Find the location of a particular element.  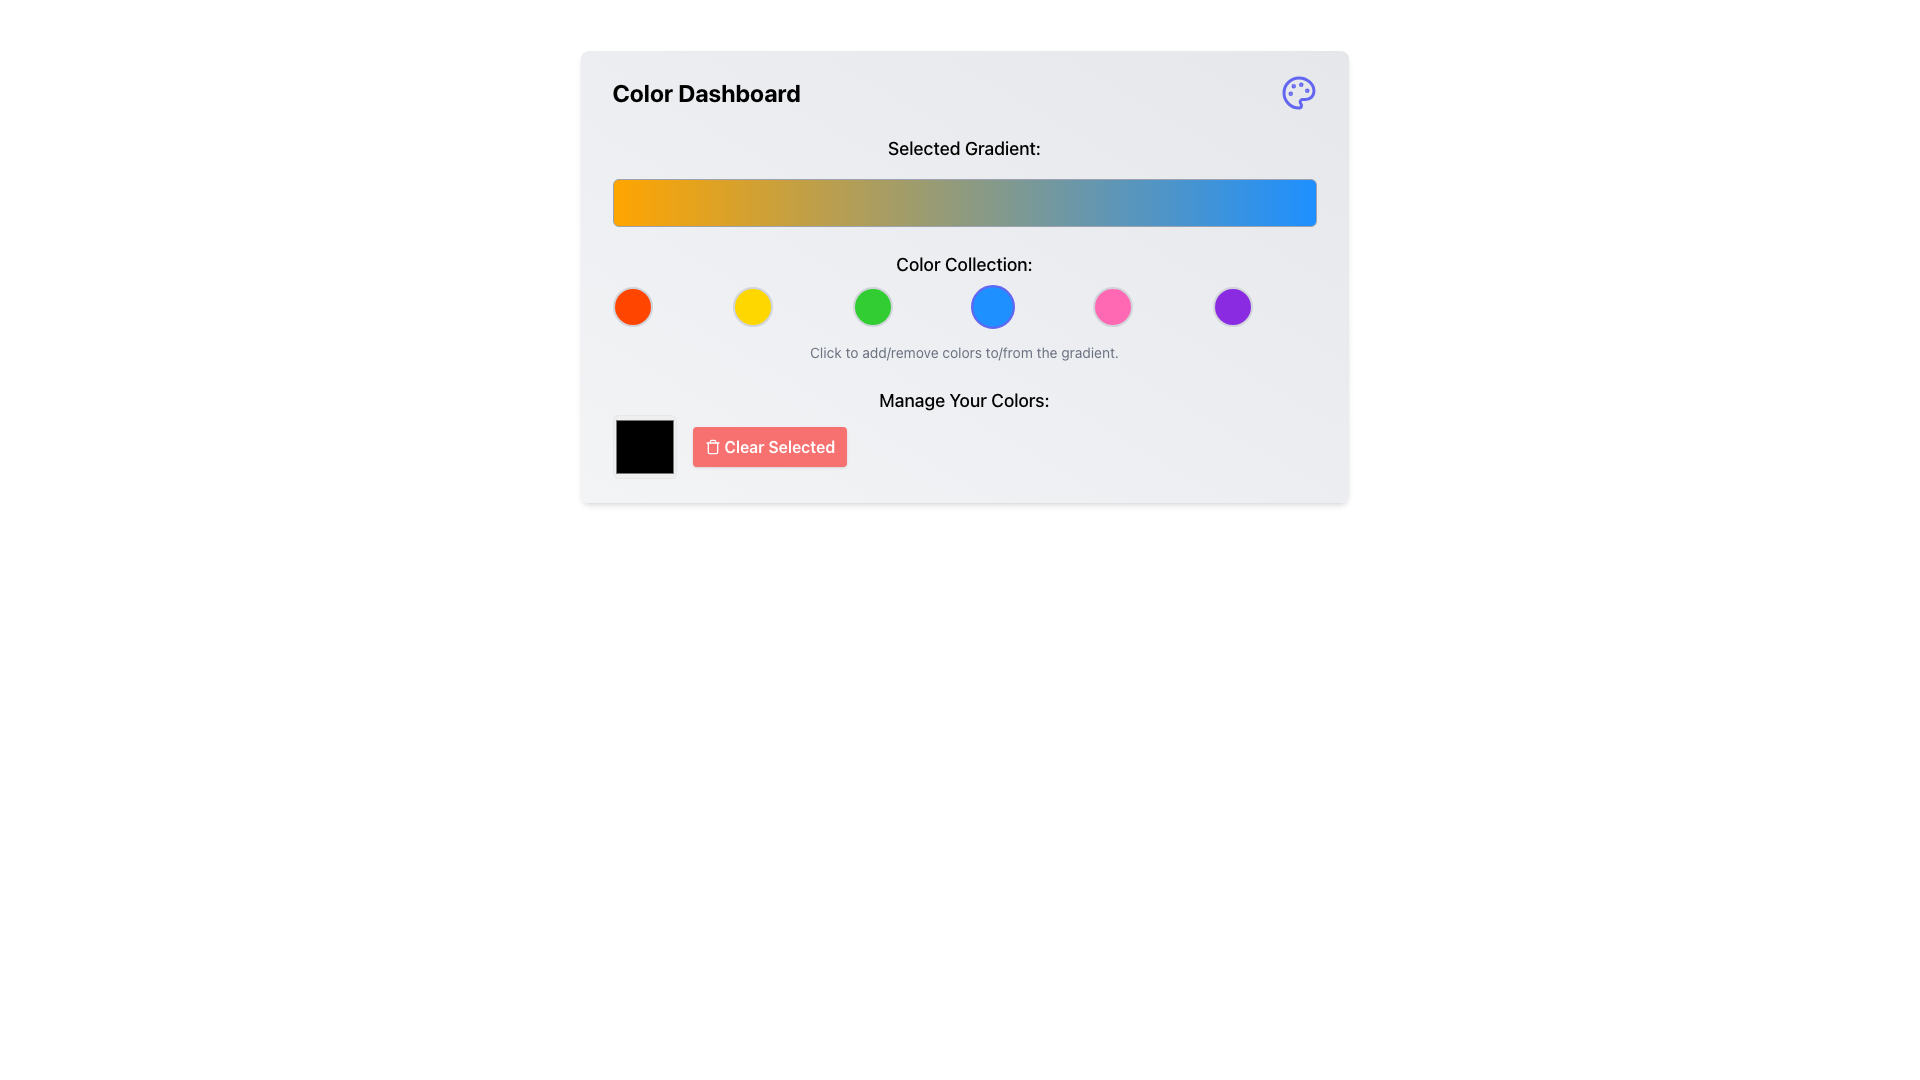

the text label located directly below the gradient selection bar, which indicates the function of the color selection section is located at coordinates (964, 264).